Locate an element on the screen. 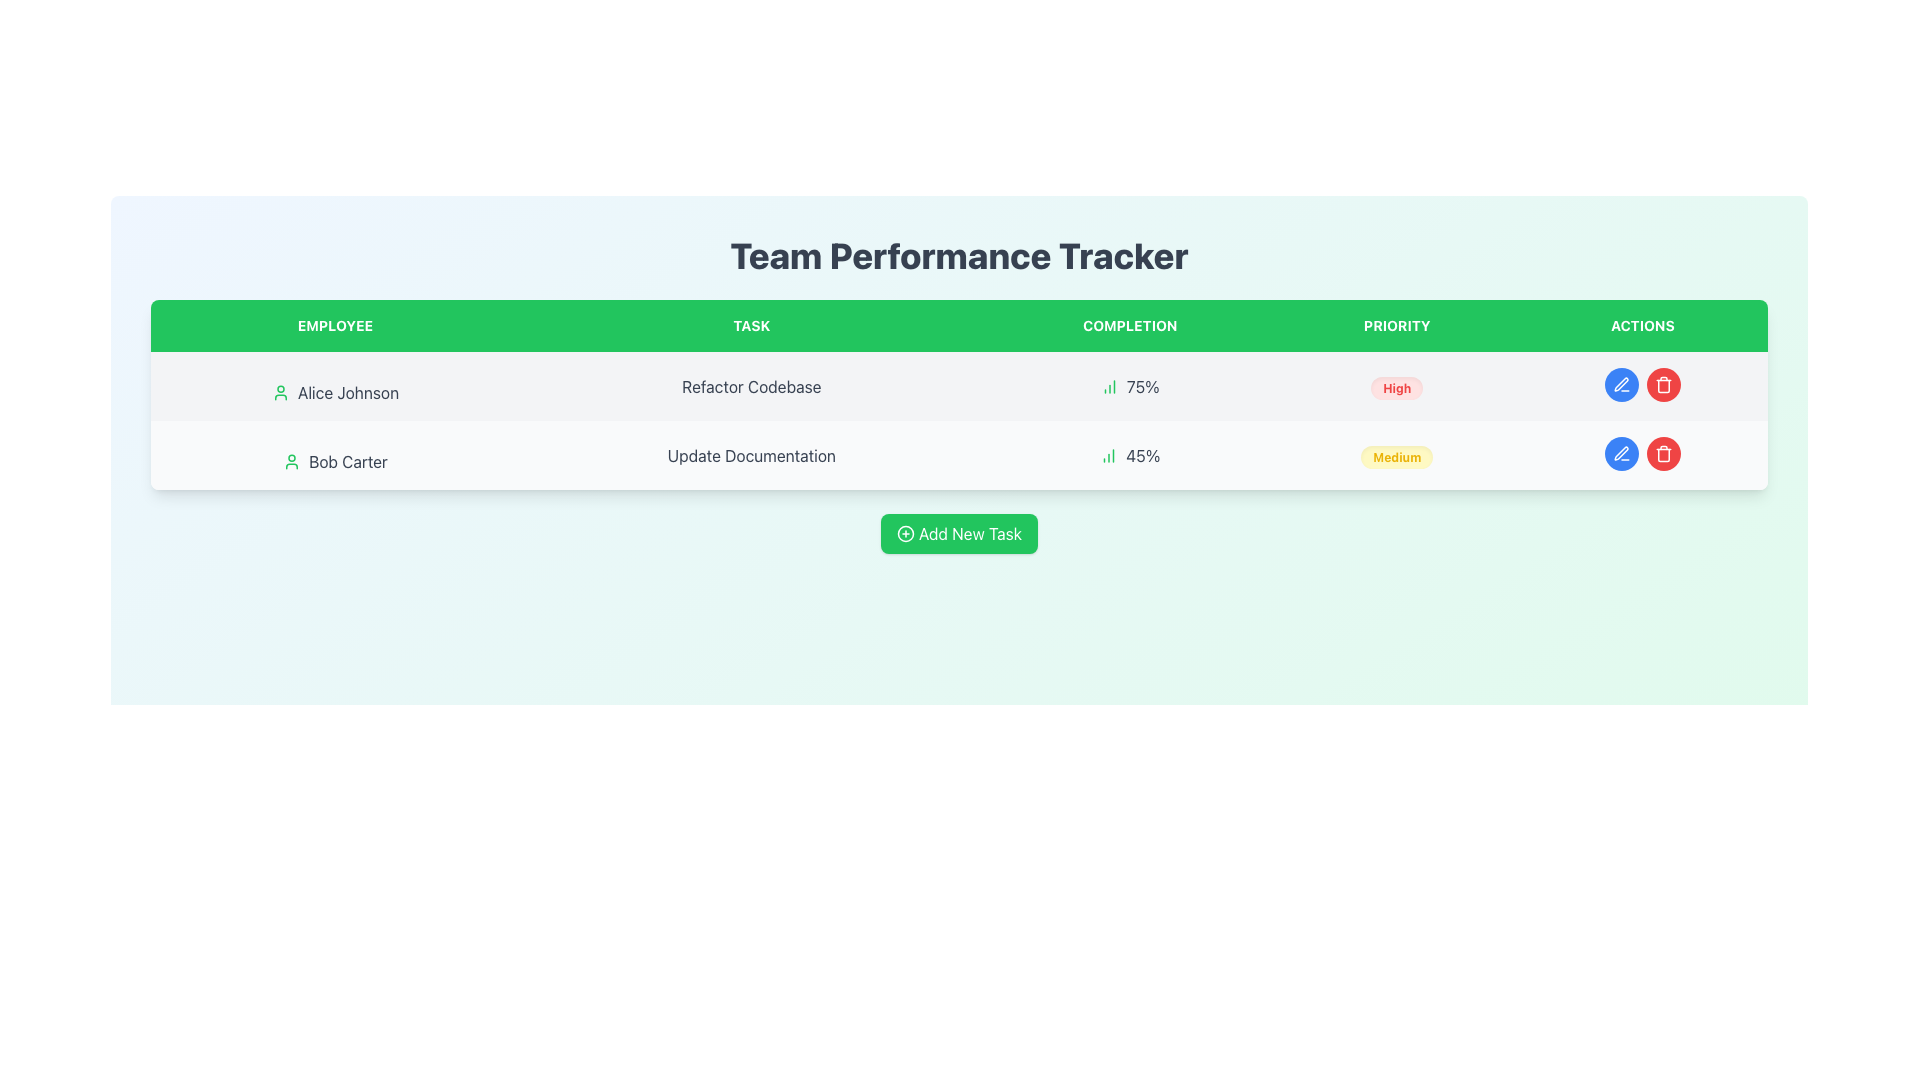 This screenshot has width=1920, height=1080. the text label displaying the name 'Alice Johnson' in the first row of the 'Team Performance Tracker' table under the 'Employee' column is located at coordinates (335, 393).